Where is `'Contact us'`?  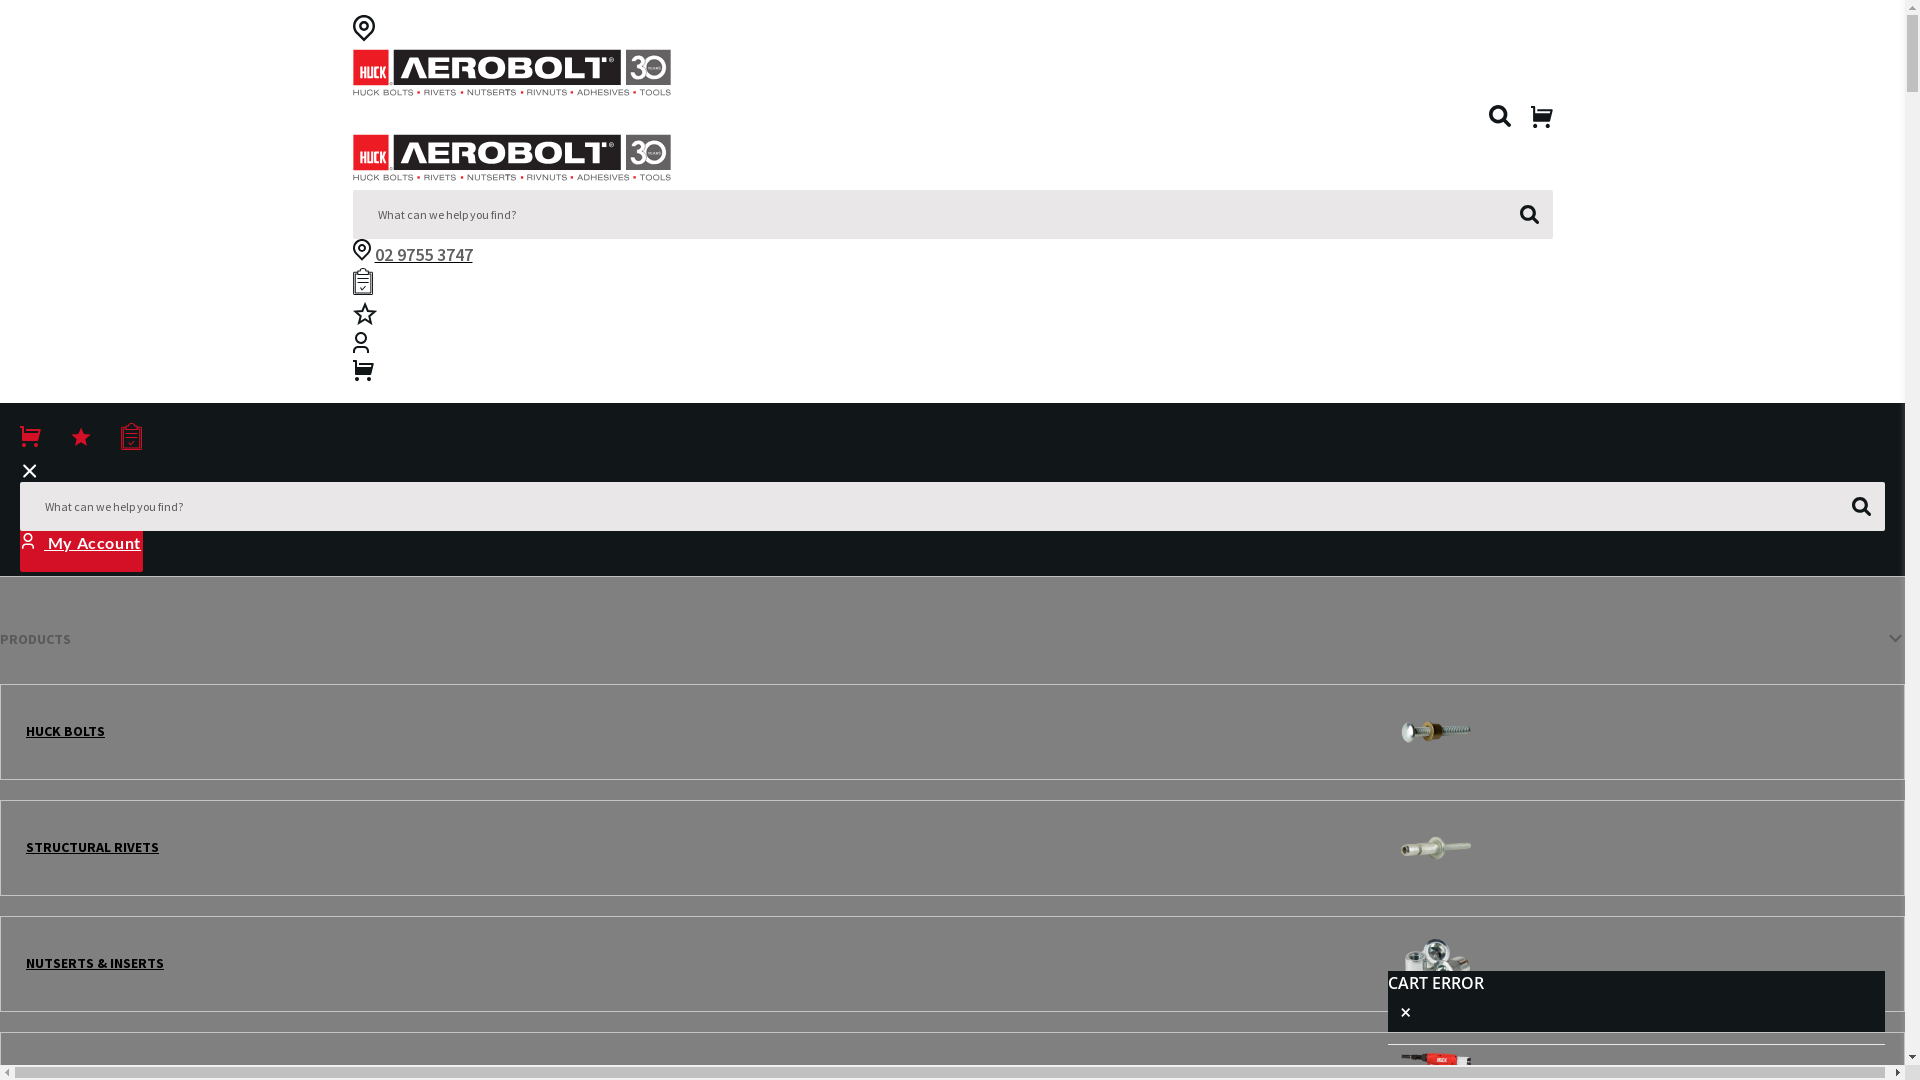
'Contact us' is located at coordinates (360, 252).